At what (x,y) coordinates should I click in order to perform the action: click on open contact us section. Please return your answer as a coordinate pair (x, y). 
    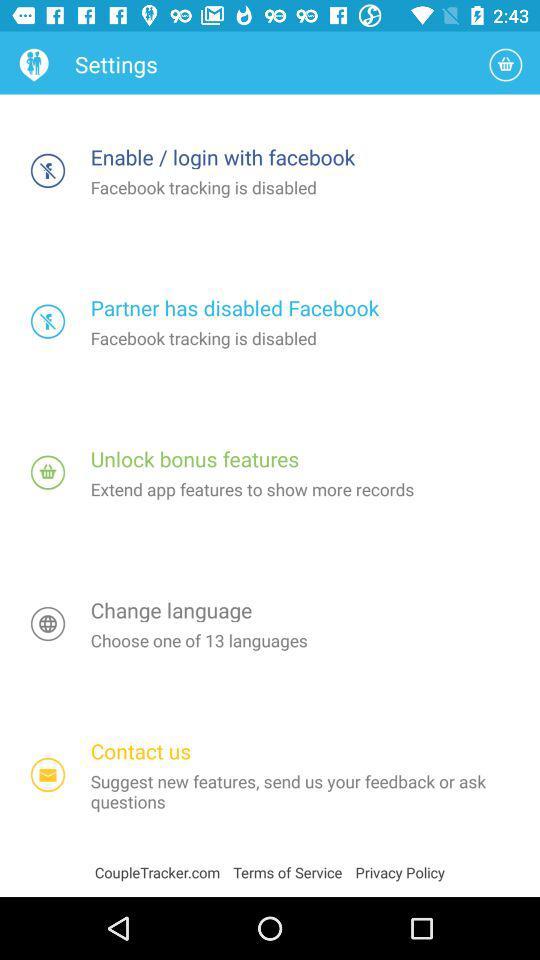
    Looking at the image, I should click on (48, 774).